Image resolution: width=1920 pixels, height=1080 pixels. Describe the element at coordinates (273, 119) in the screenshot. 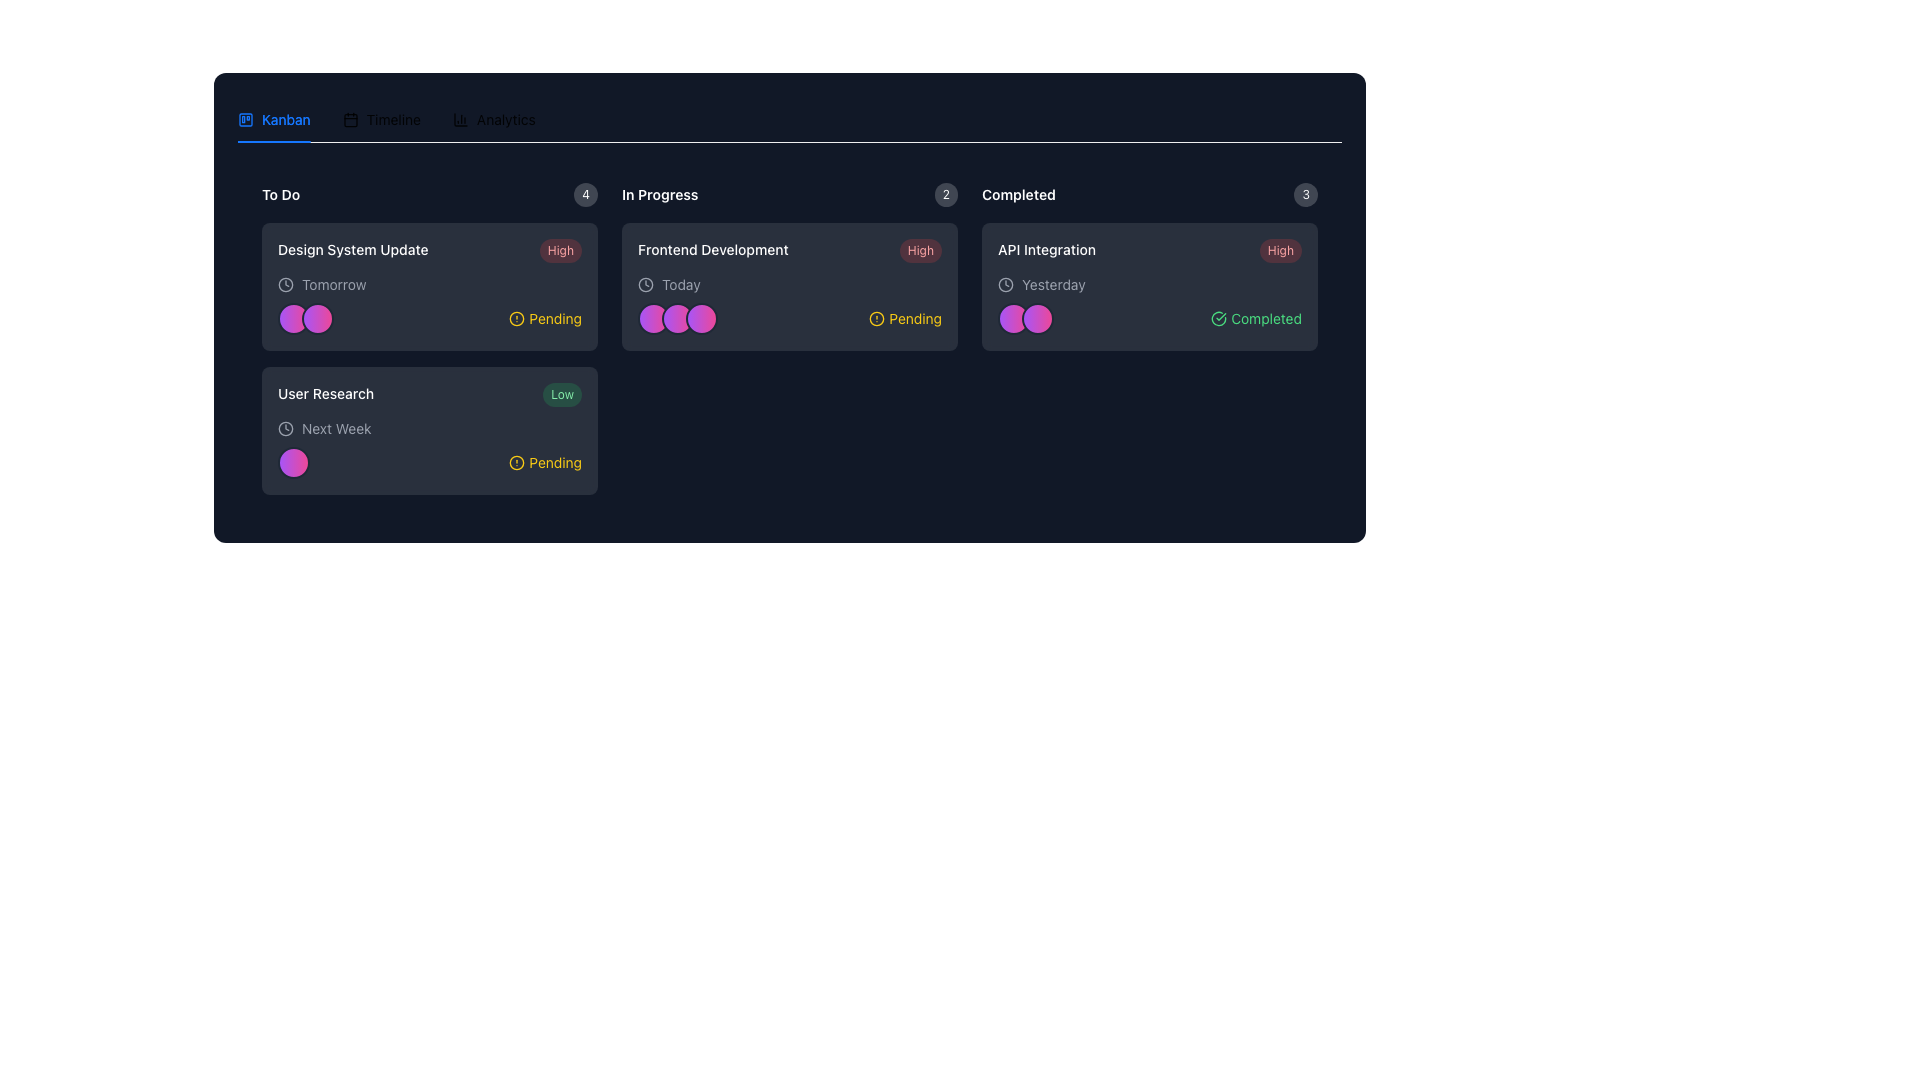

I see `the 'Kanban' tab located in the upper-left corner of the interface` at that location.